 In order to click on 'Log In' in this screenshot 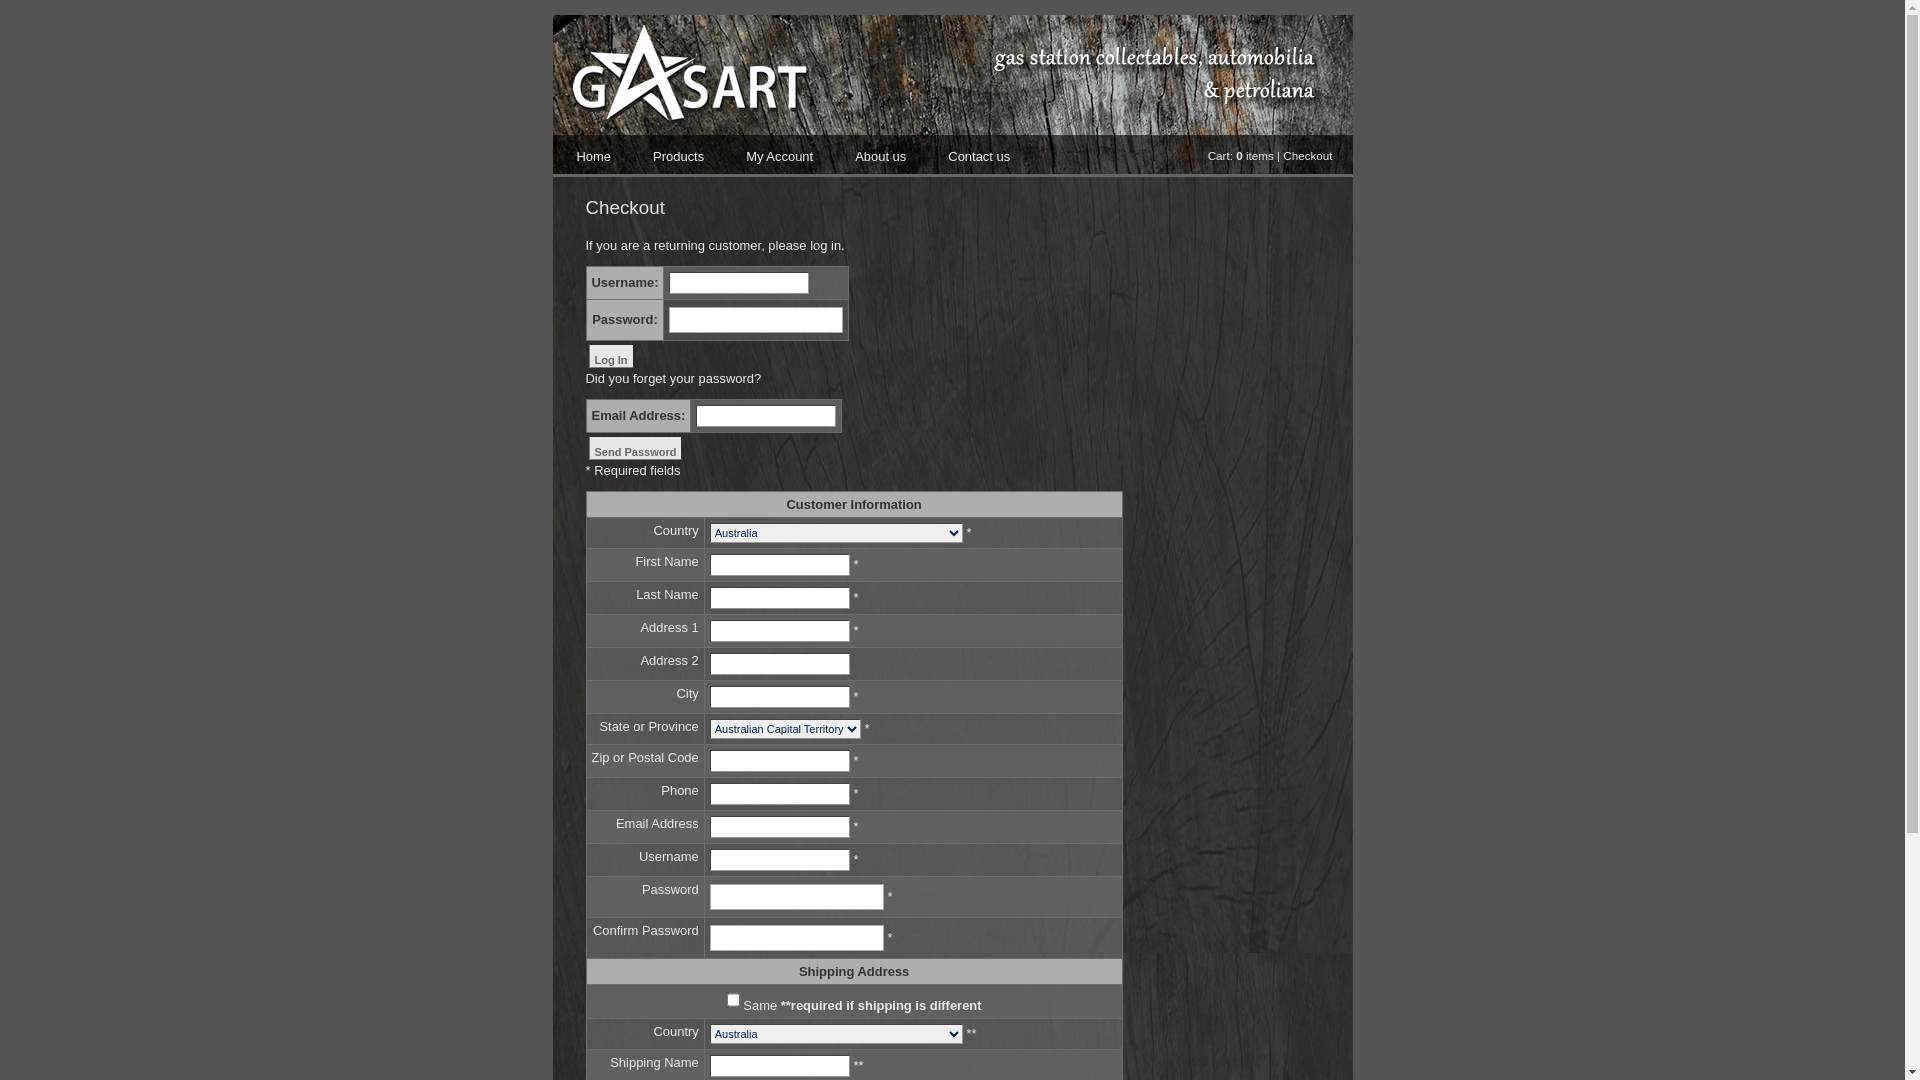, I will do `click(587, 354)`.